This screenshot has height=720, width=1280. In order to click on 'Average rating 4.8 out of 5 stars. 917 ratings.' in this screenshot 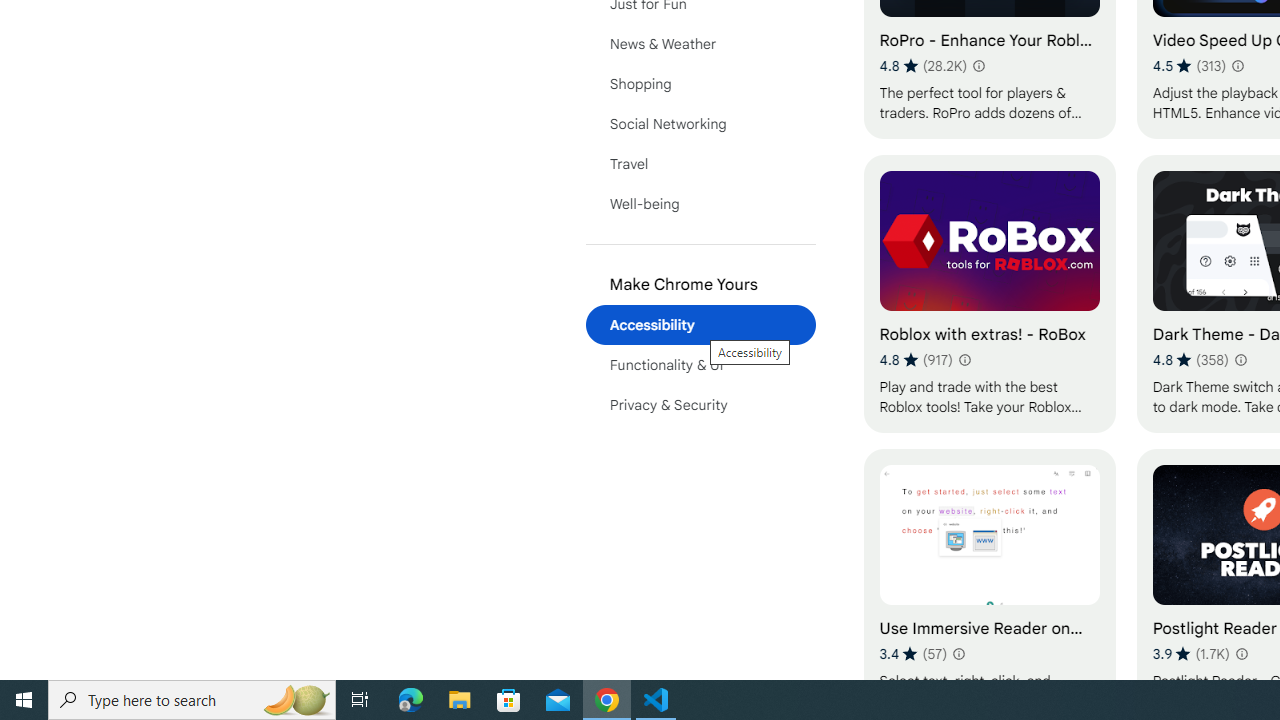, I will do `click(915, 360)`.